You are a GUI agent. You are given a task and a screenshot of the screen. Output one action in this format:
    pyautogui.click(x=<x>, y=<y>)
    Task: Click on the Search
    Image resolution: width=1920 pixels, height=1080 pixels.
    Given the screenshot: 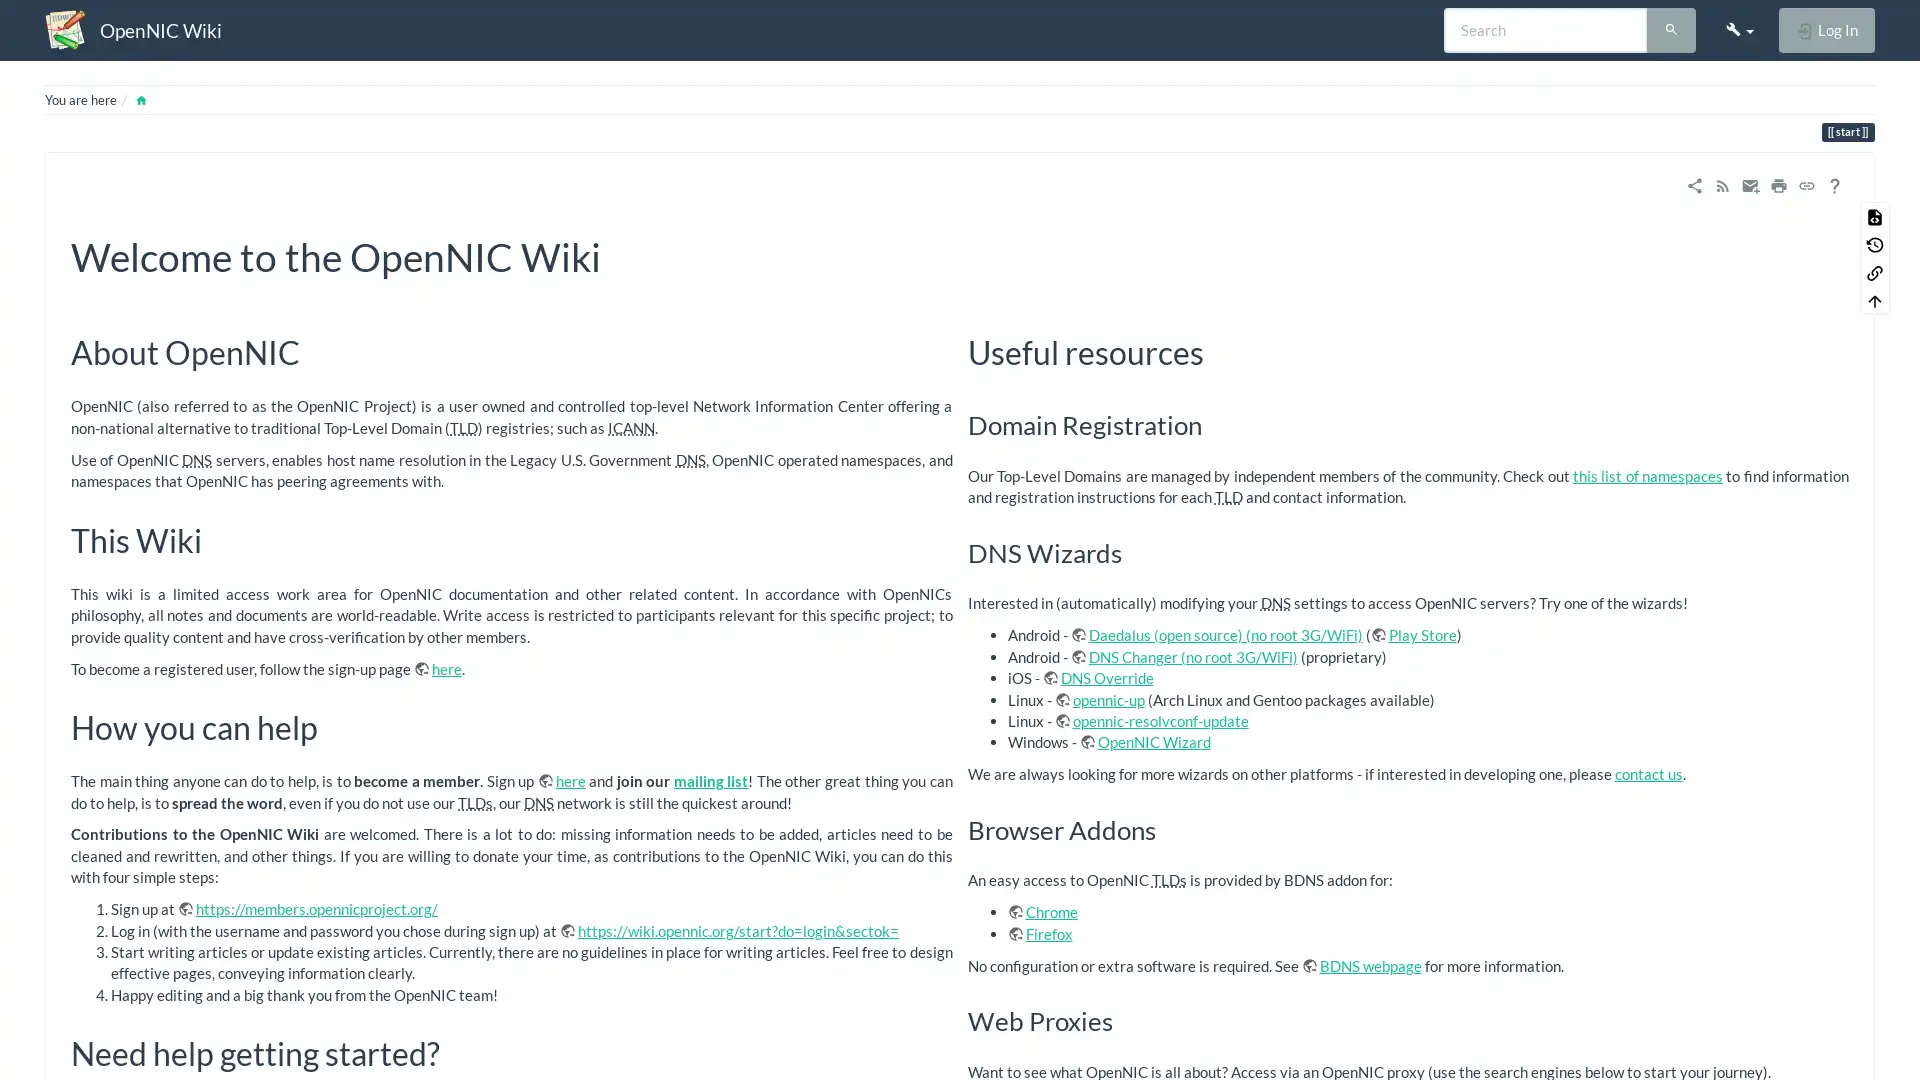 What is the action you would take?
    pyautogui.click(x=1670, y=29)
    